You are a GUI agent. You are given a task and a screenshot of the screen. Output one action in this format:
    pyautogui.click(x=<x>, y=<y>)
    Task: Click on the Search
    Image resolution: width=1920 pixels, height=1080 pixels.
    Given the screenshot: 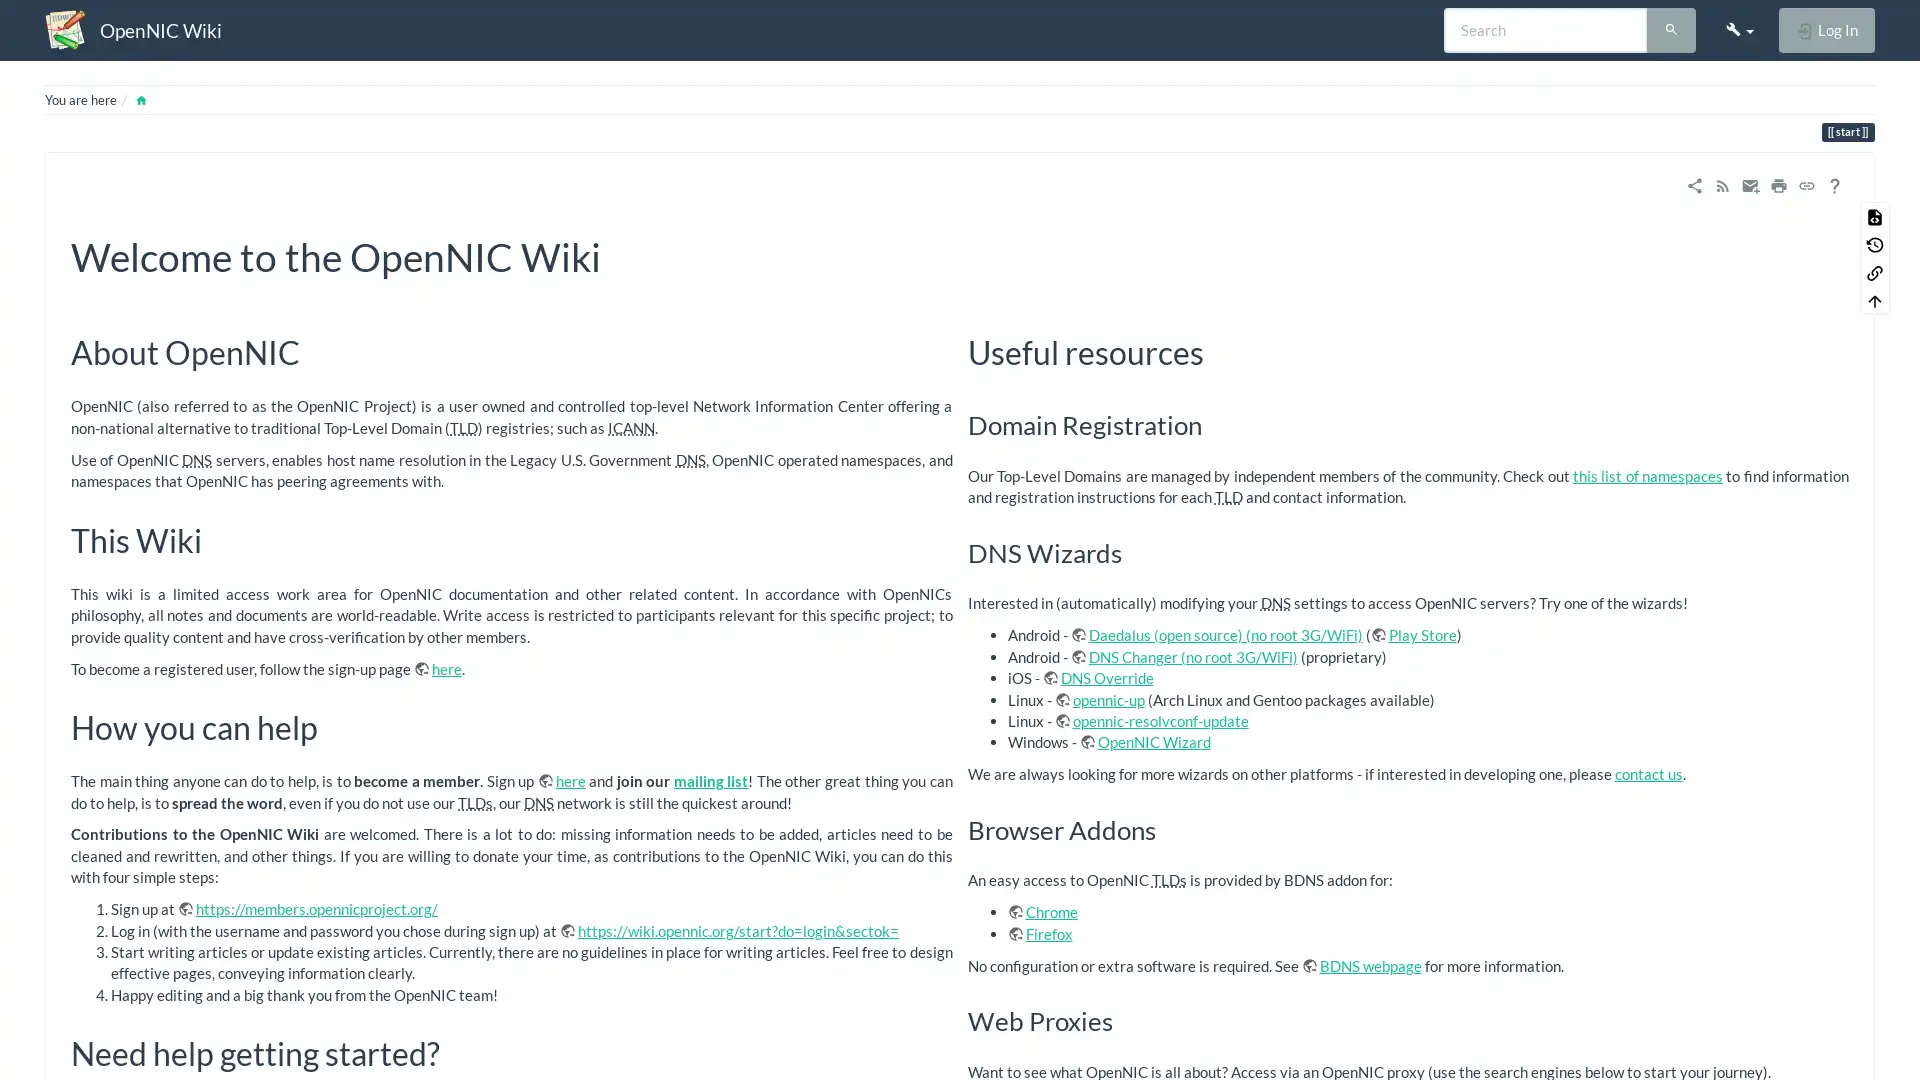 What is the action you would take?
    pyautogui.click(x=1670, y=29)
    